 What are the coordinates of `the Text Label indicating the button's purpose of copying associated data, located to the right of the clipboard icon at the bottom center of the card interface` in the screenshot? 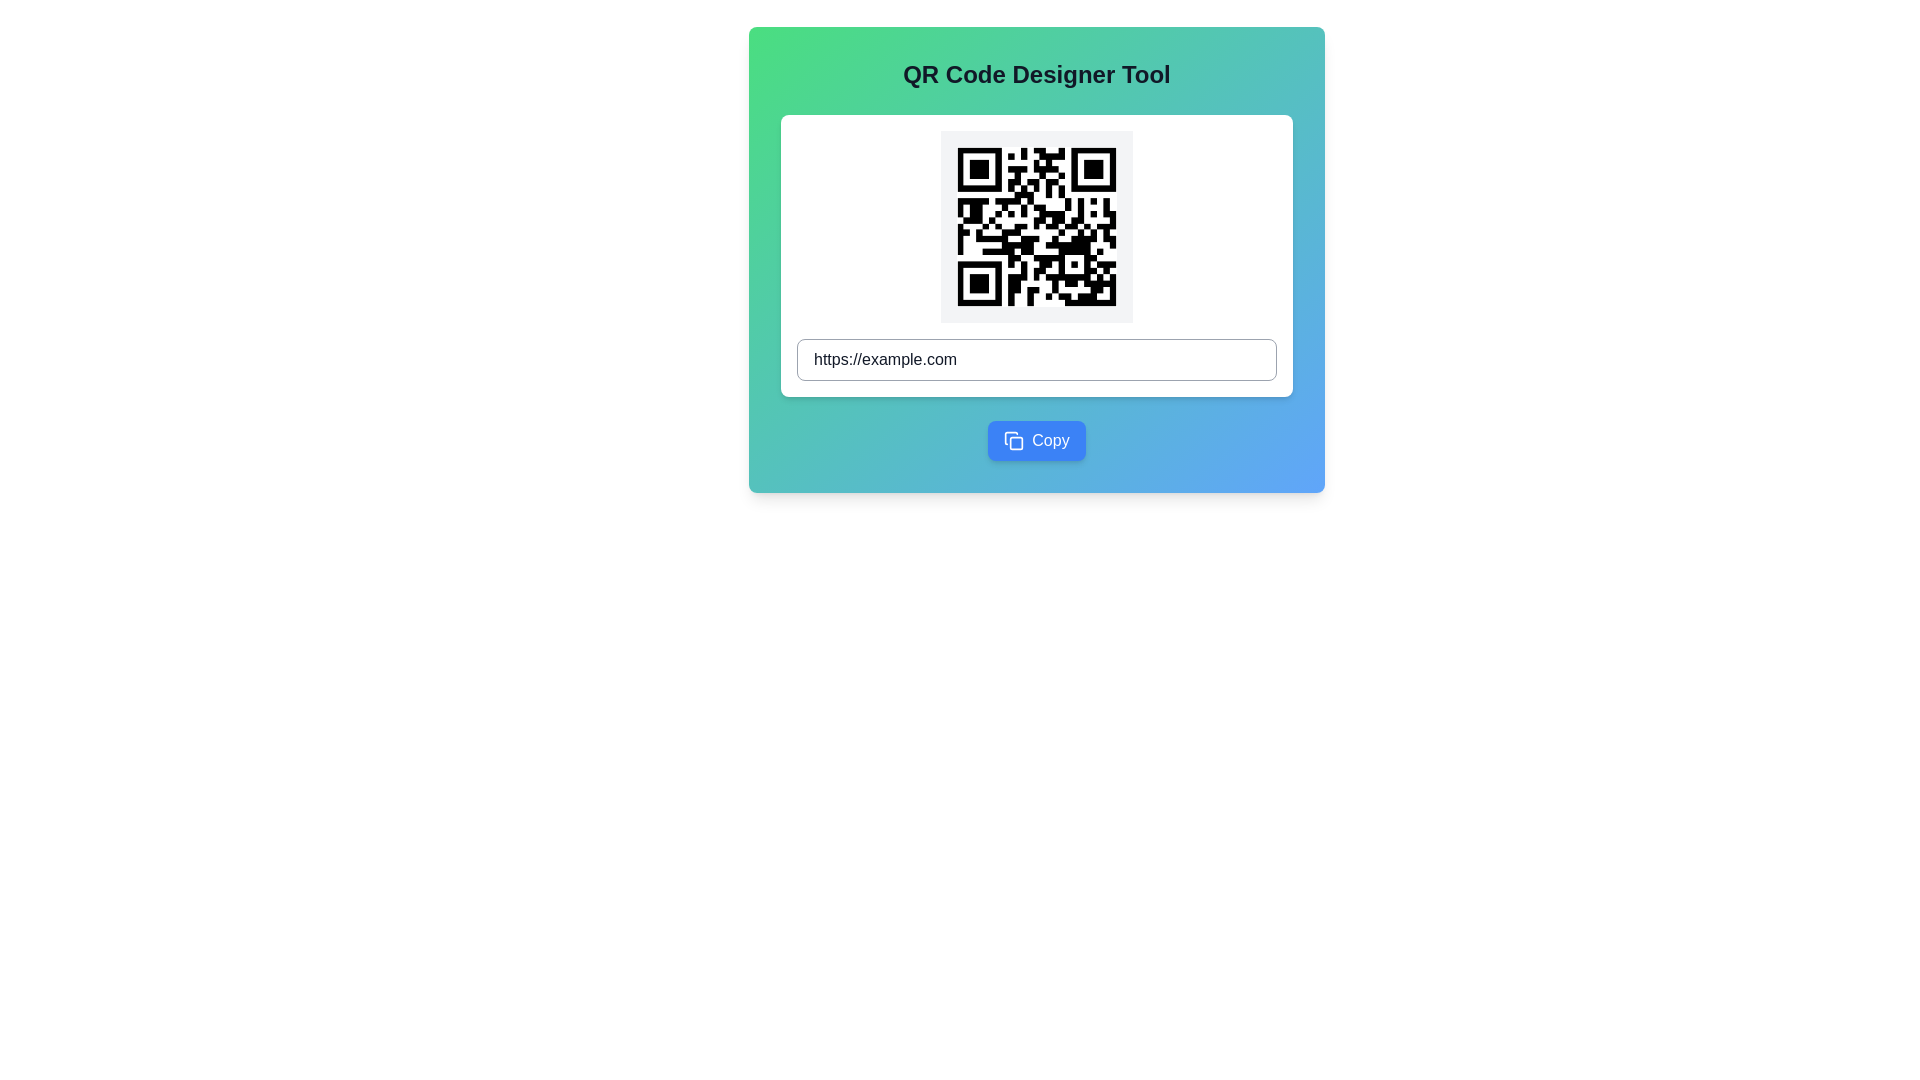 It's located at (1050, 439).